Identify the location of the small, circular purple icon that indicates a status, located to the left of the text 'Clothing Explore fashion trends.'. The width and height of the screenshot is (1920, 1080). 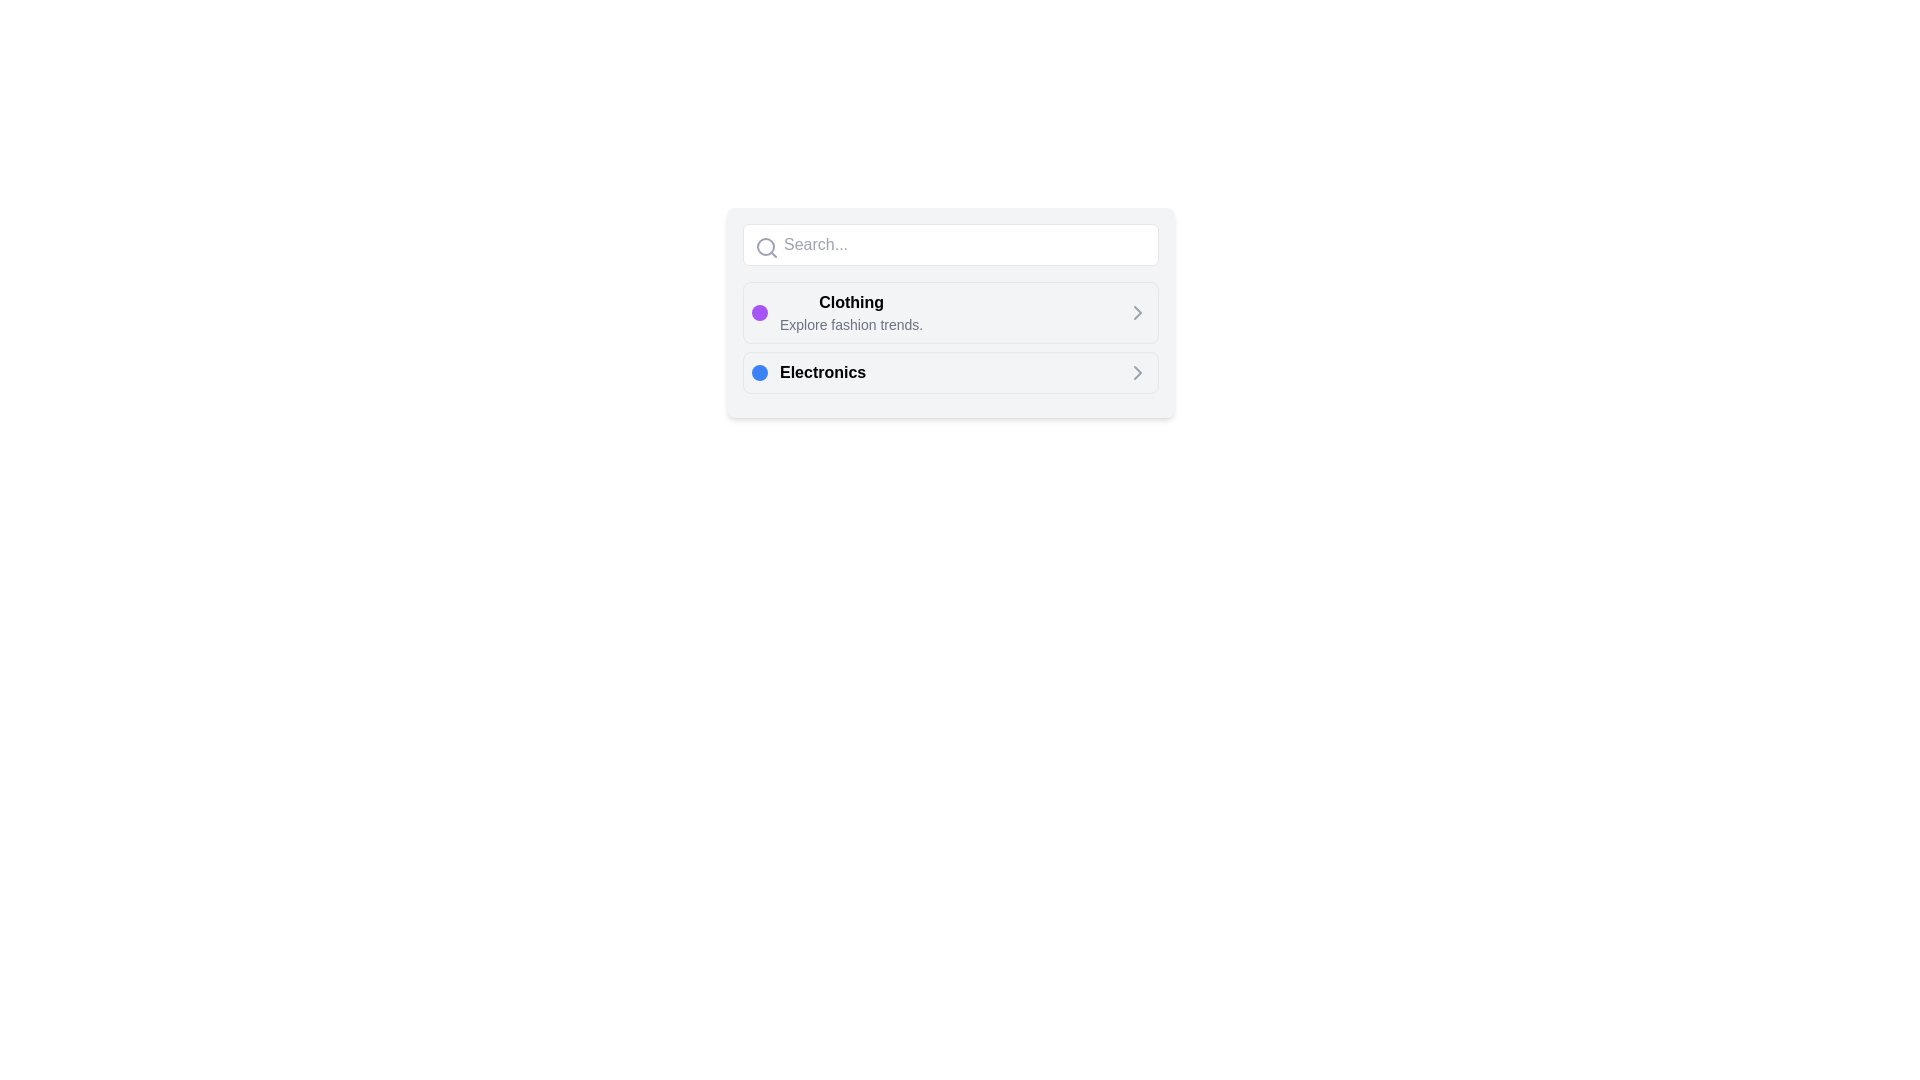
(758, 312).